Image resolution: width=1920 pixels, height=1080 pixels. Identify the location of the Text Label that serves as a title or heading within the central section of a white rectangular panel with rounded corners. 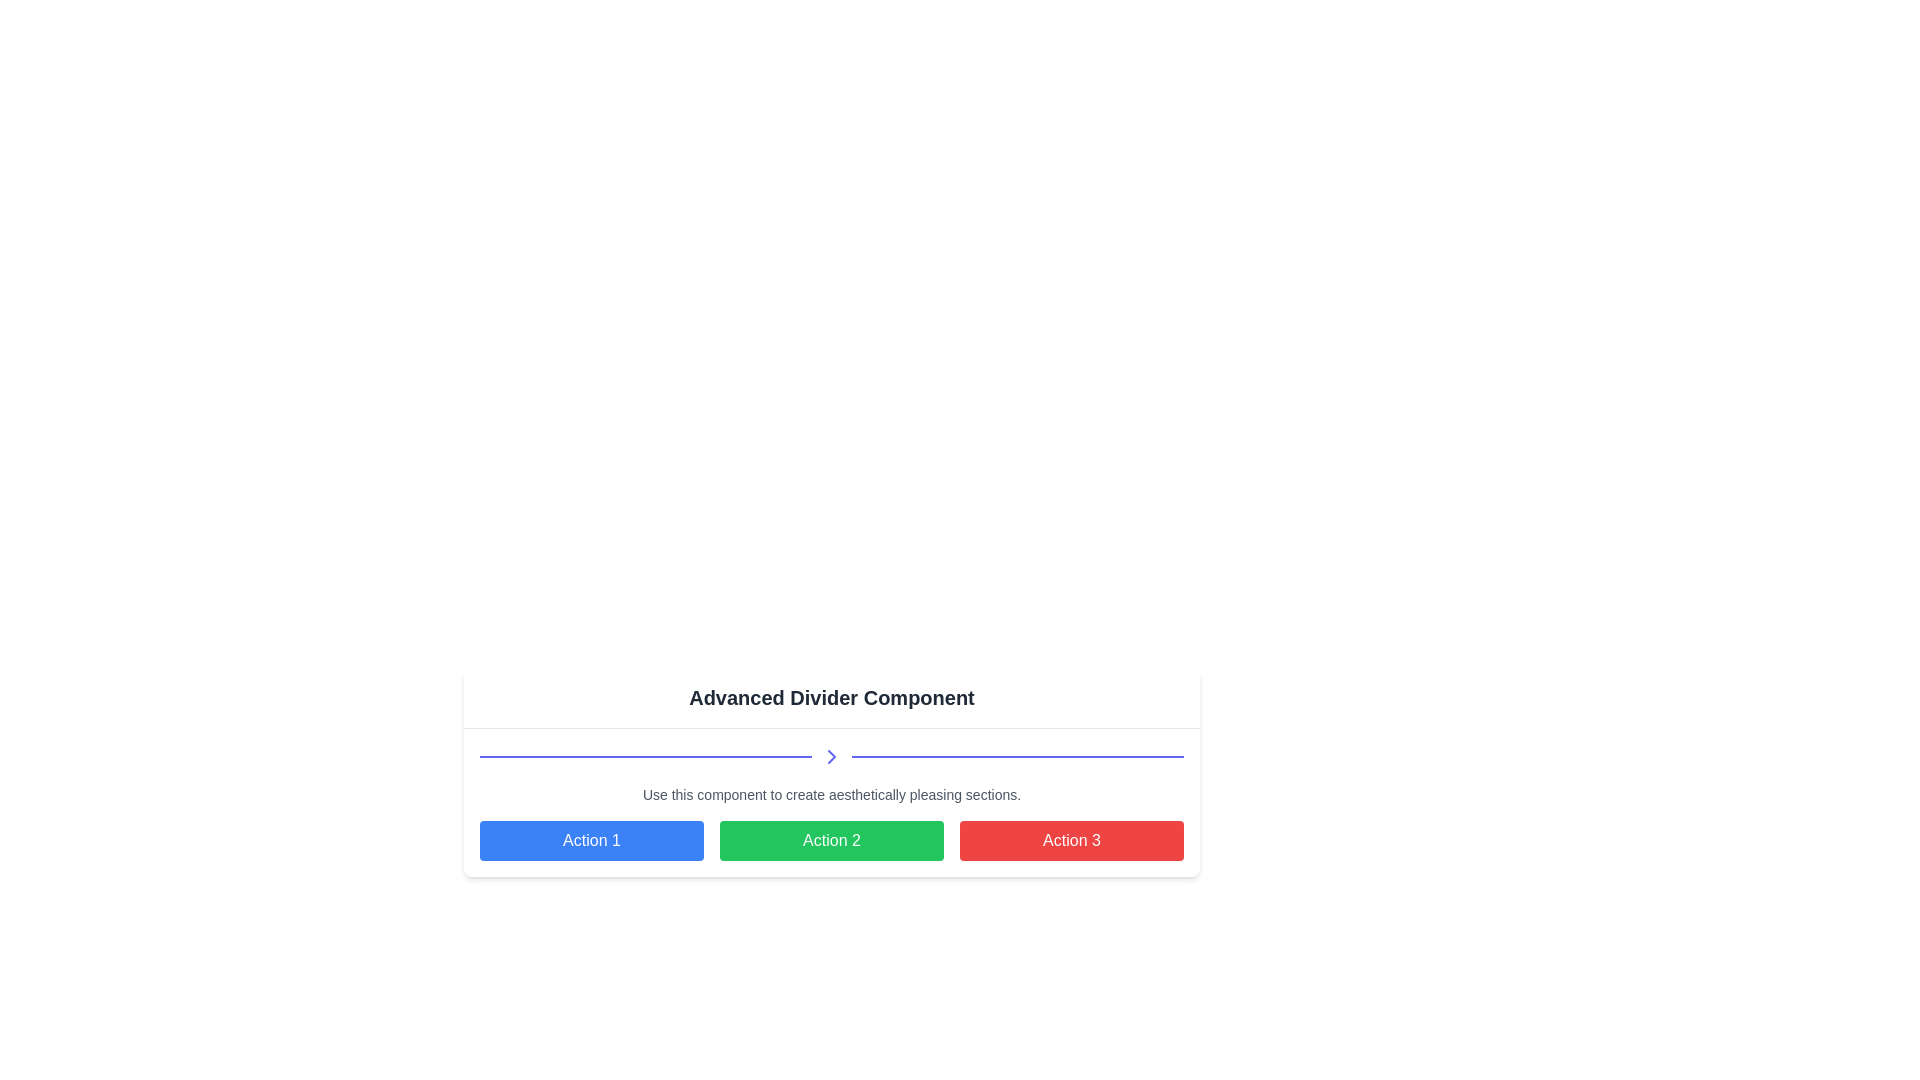
(831, 697).